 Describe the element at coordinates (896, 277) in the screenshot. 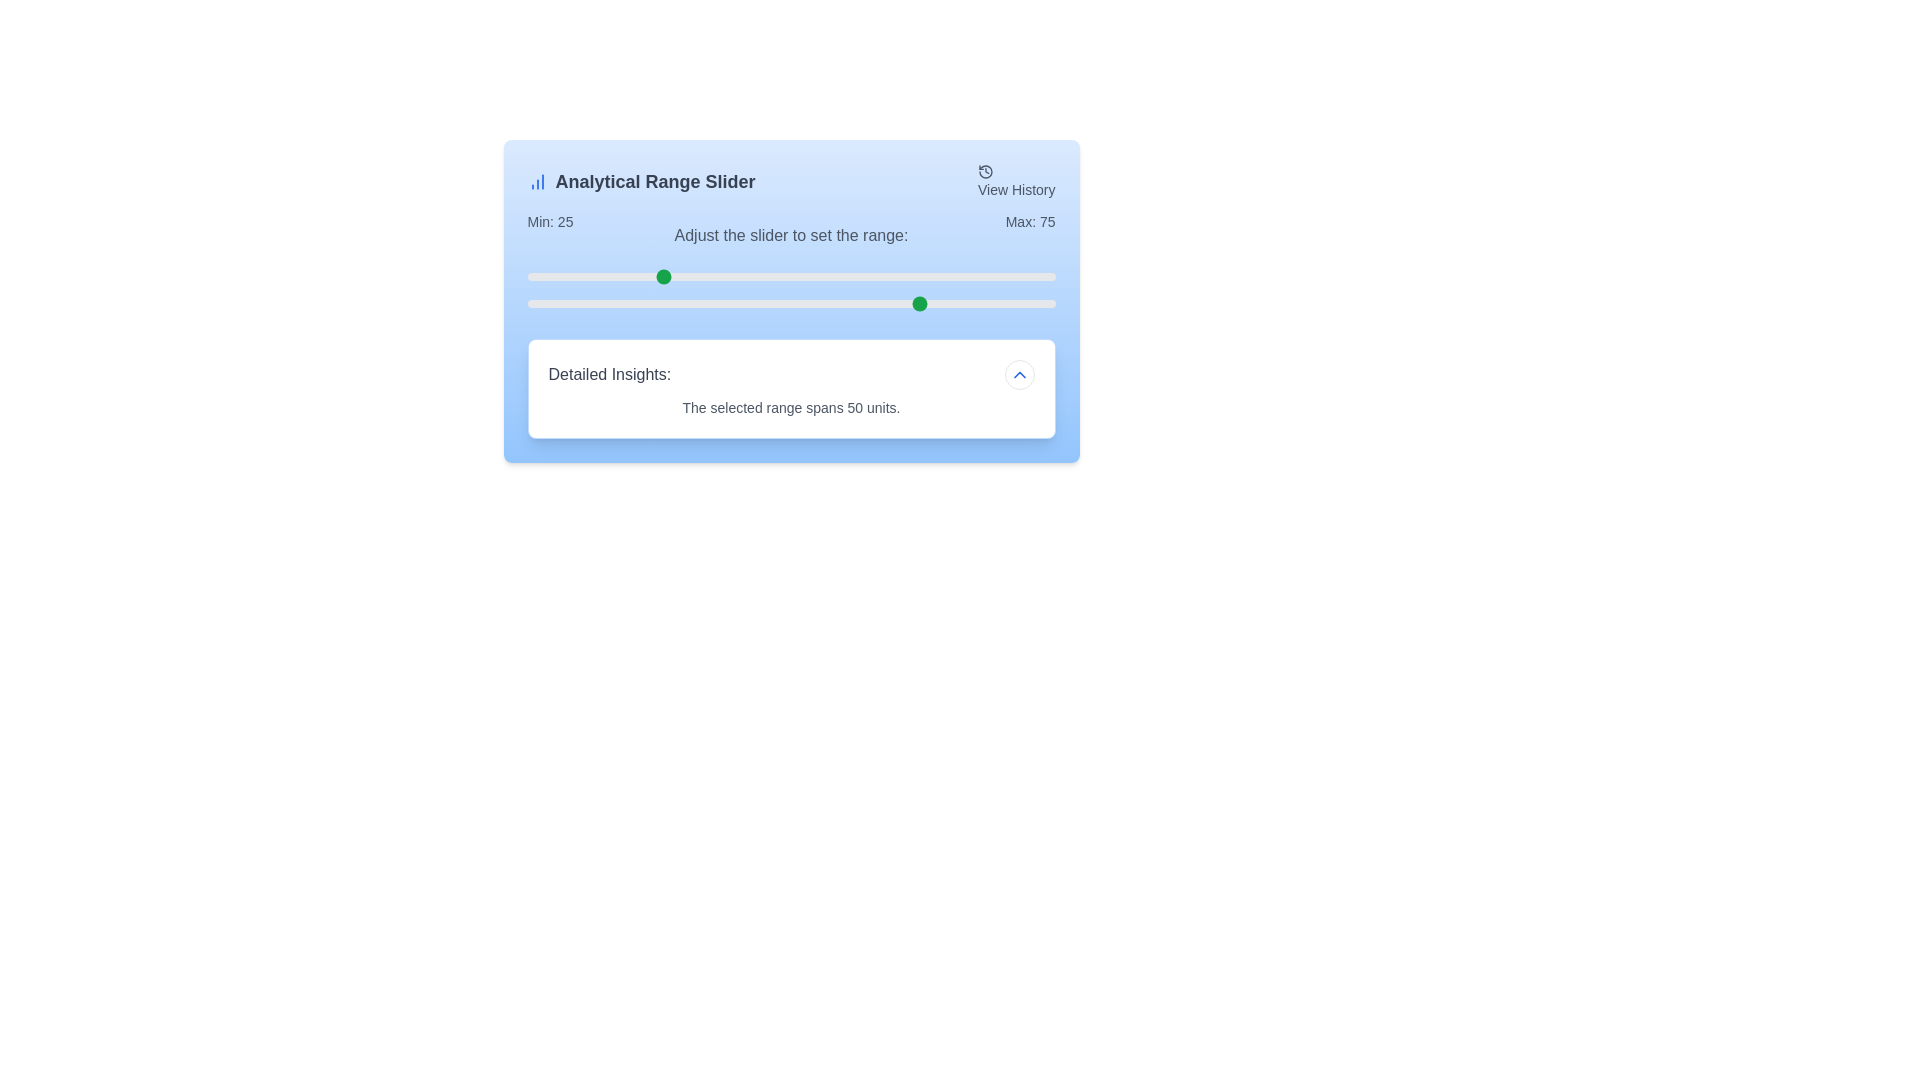

I see `the minimum range slider to 70` at that location.